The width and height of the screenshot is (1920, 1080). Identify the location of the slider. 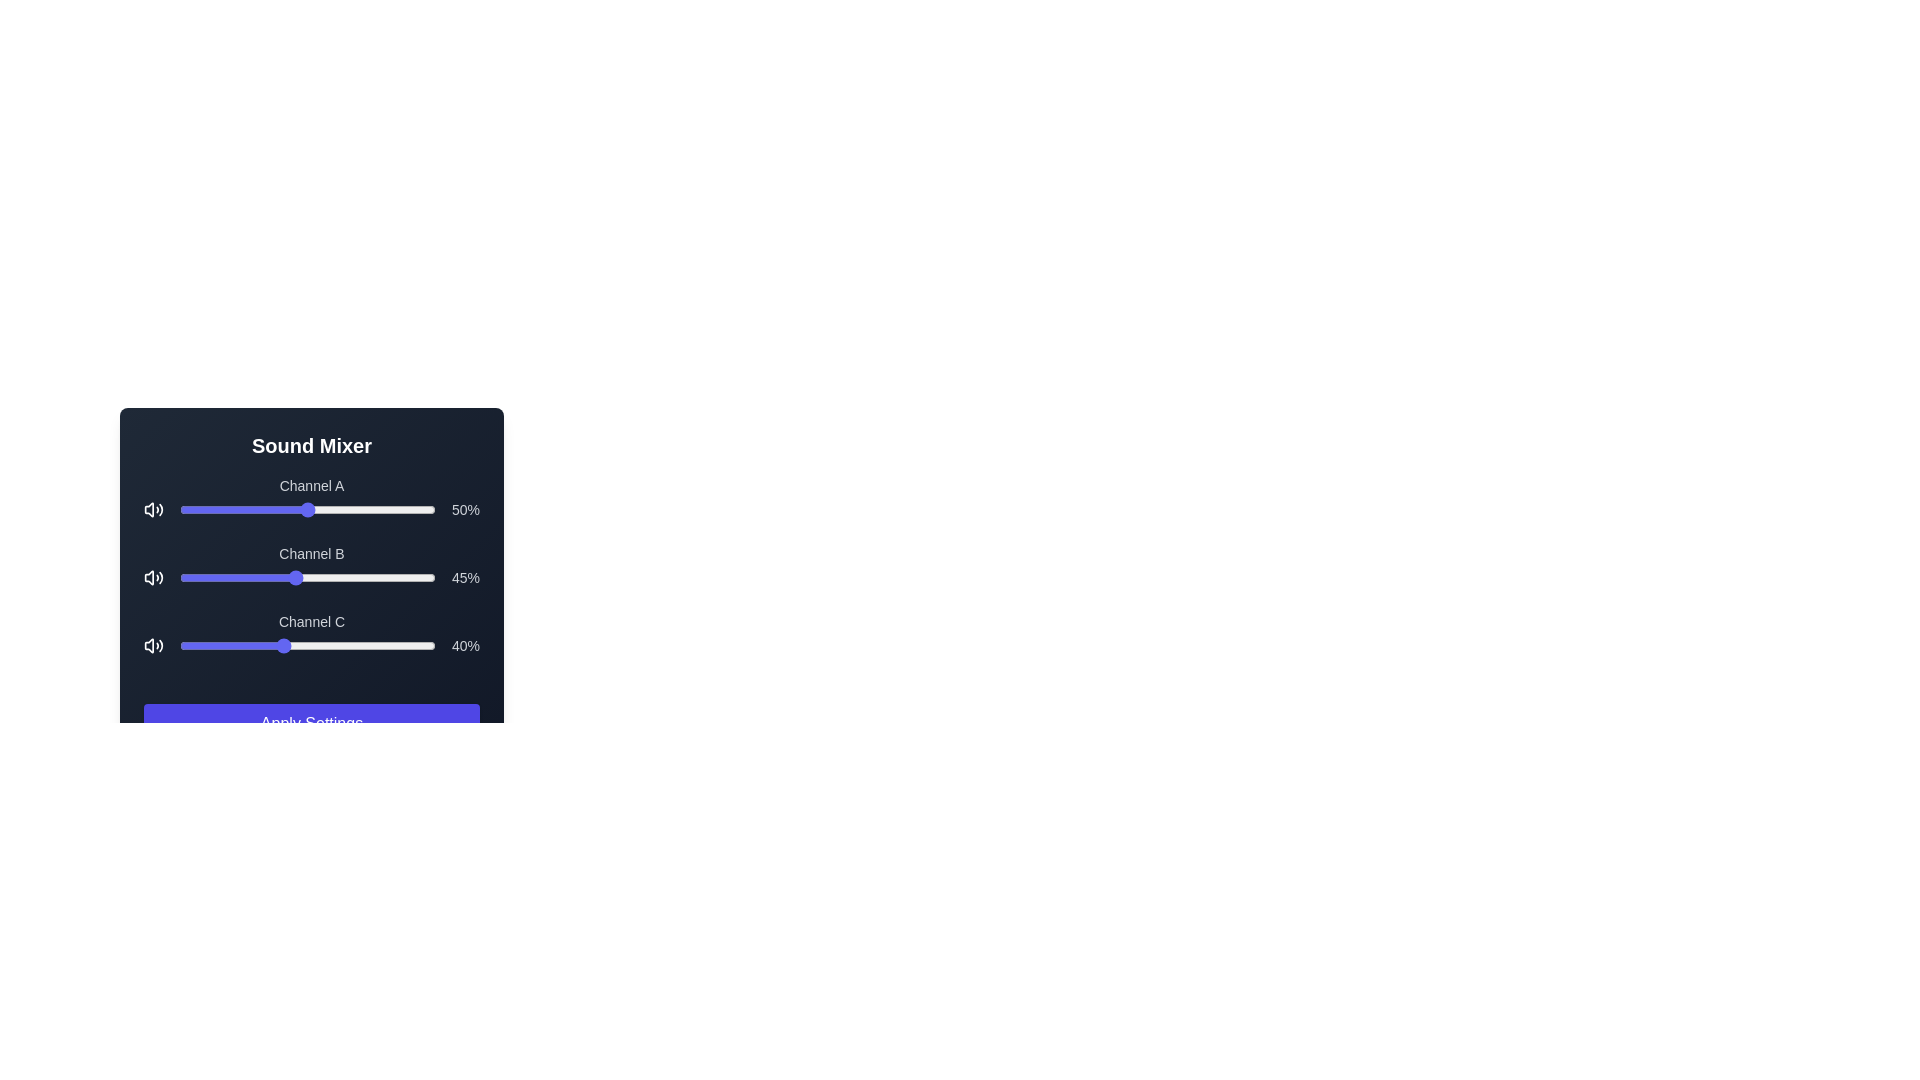
(208, 645).